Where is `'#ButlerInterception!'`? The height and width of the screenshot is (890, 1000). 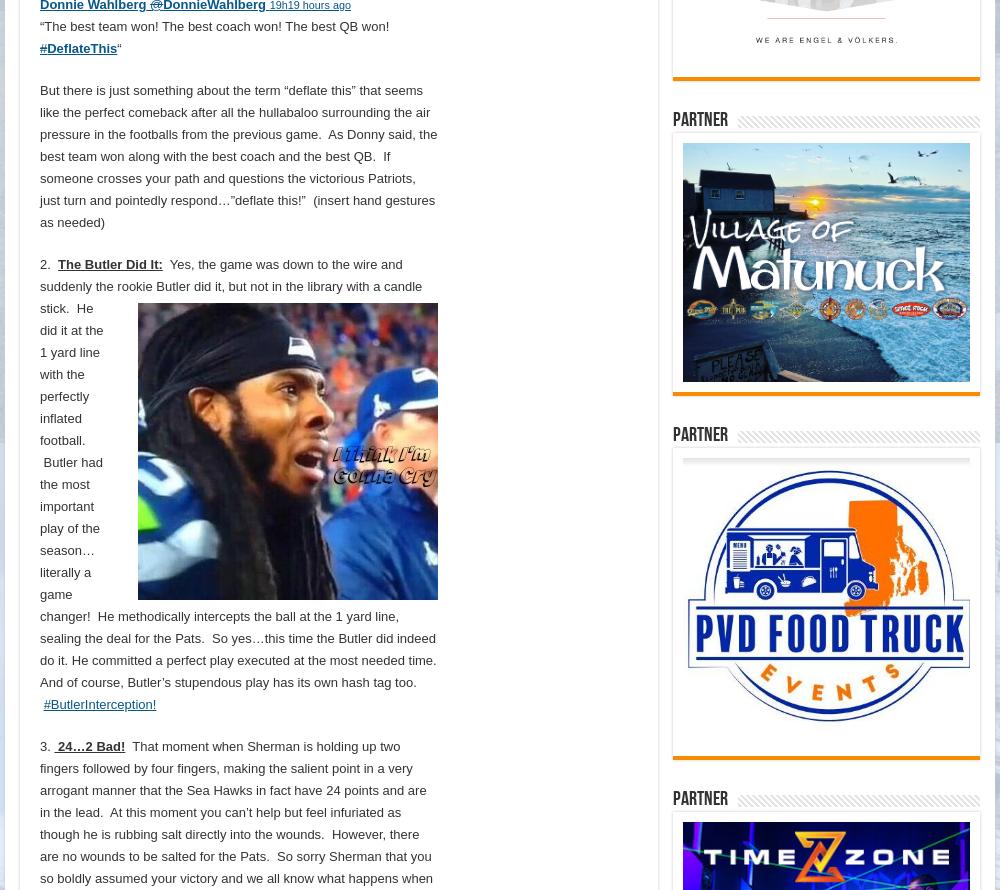
'#ButlerInterception!' is located at coordinates (98, 702).